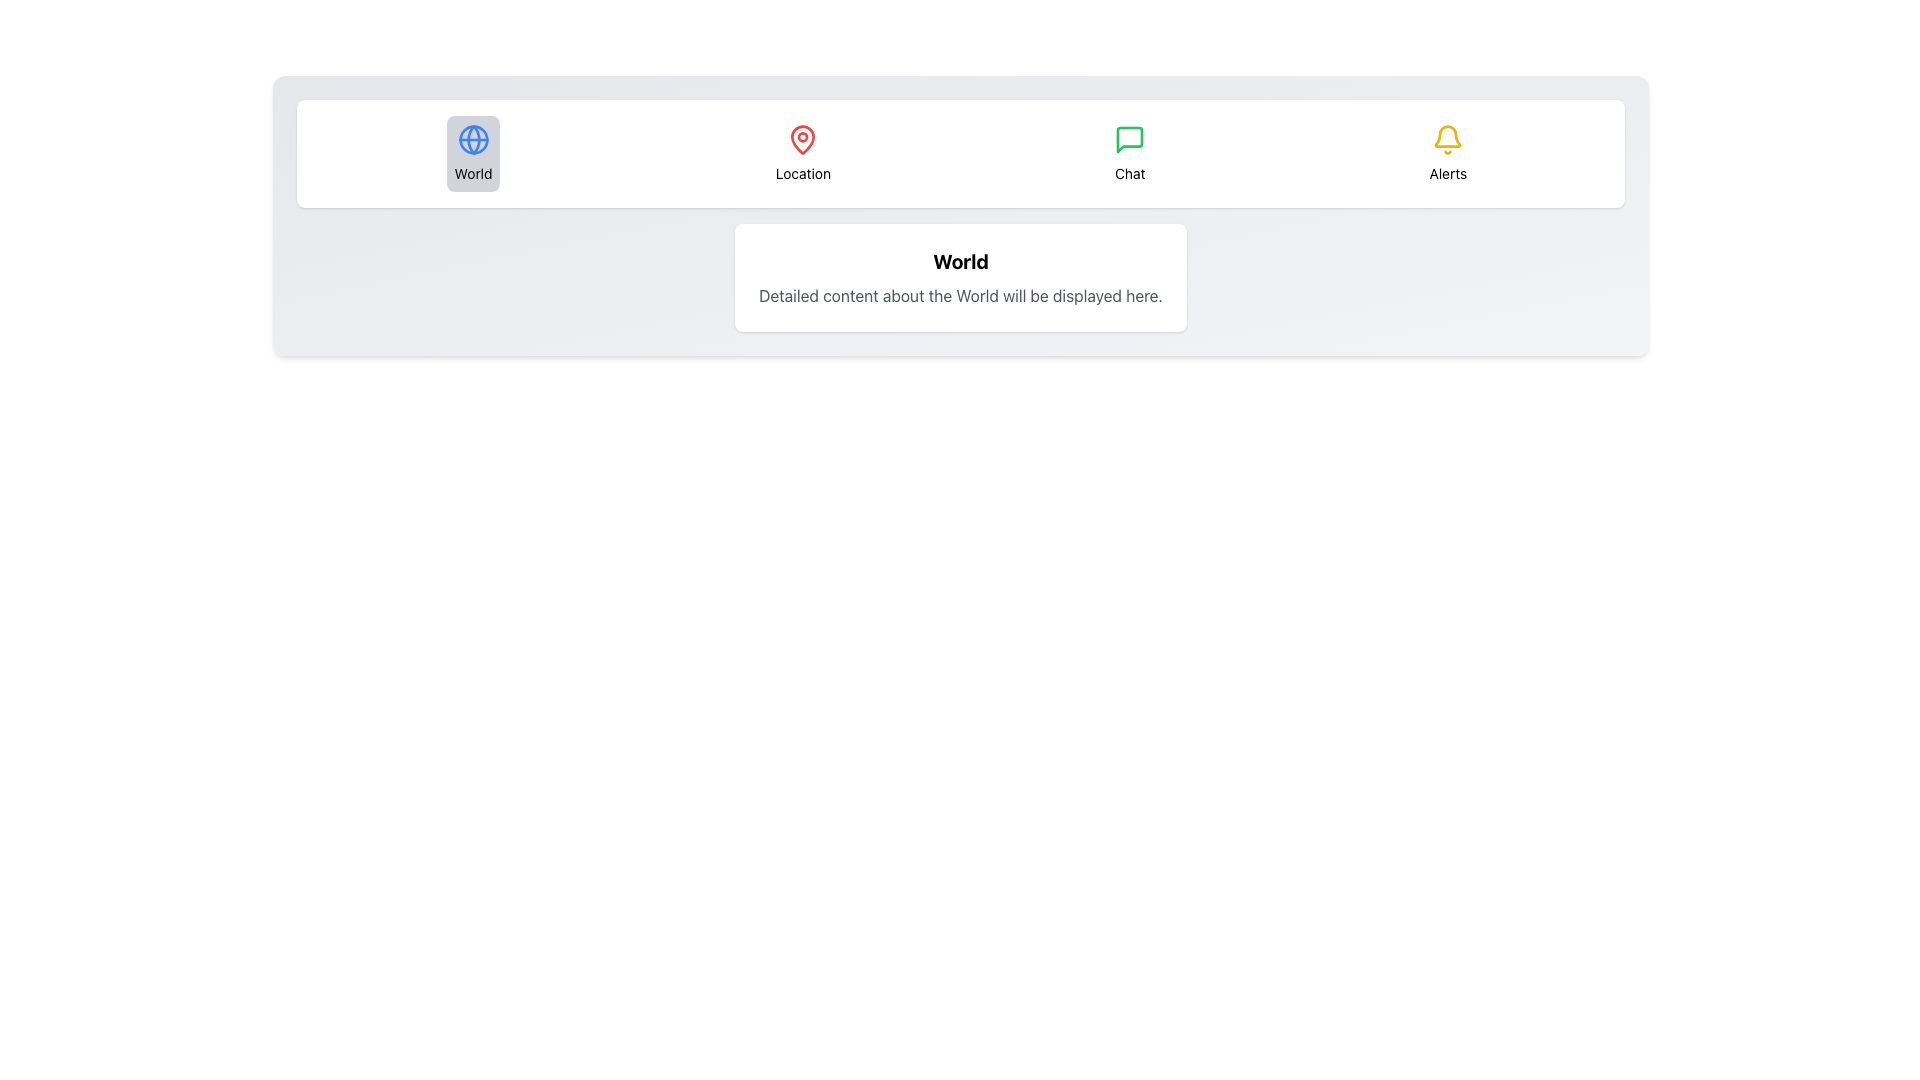 This screenshot has width=1920, height=1080. What do you see at coordinates (472, 138) in the screenshot?
I see `the appearance of the SVG Circle Component representing the central part of a globe icon in the first navigation item on the top navigation bar` at bounding box center [472, 138].